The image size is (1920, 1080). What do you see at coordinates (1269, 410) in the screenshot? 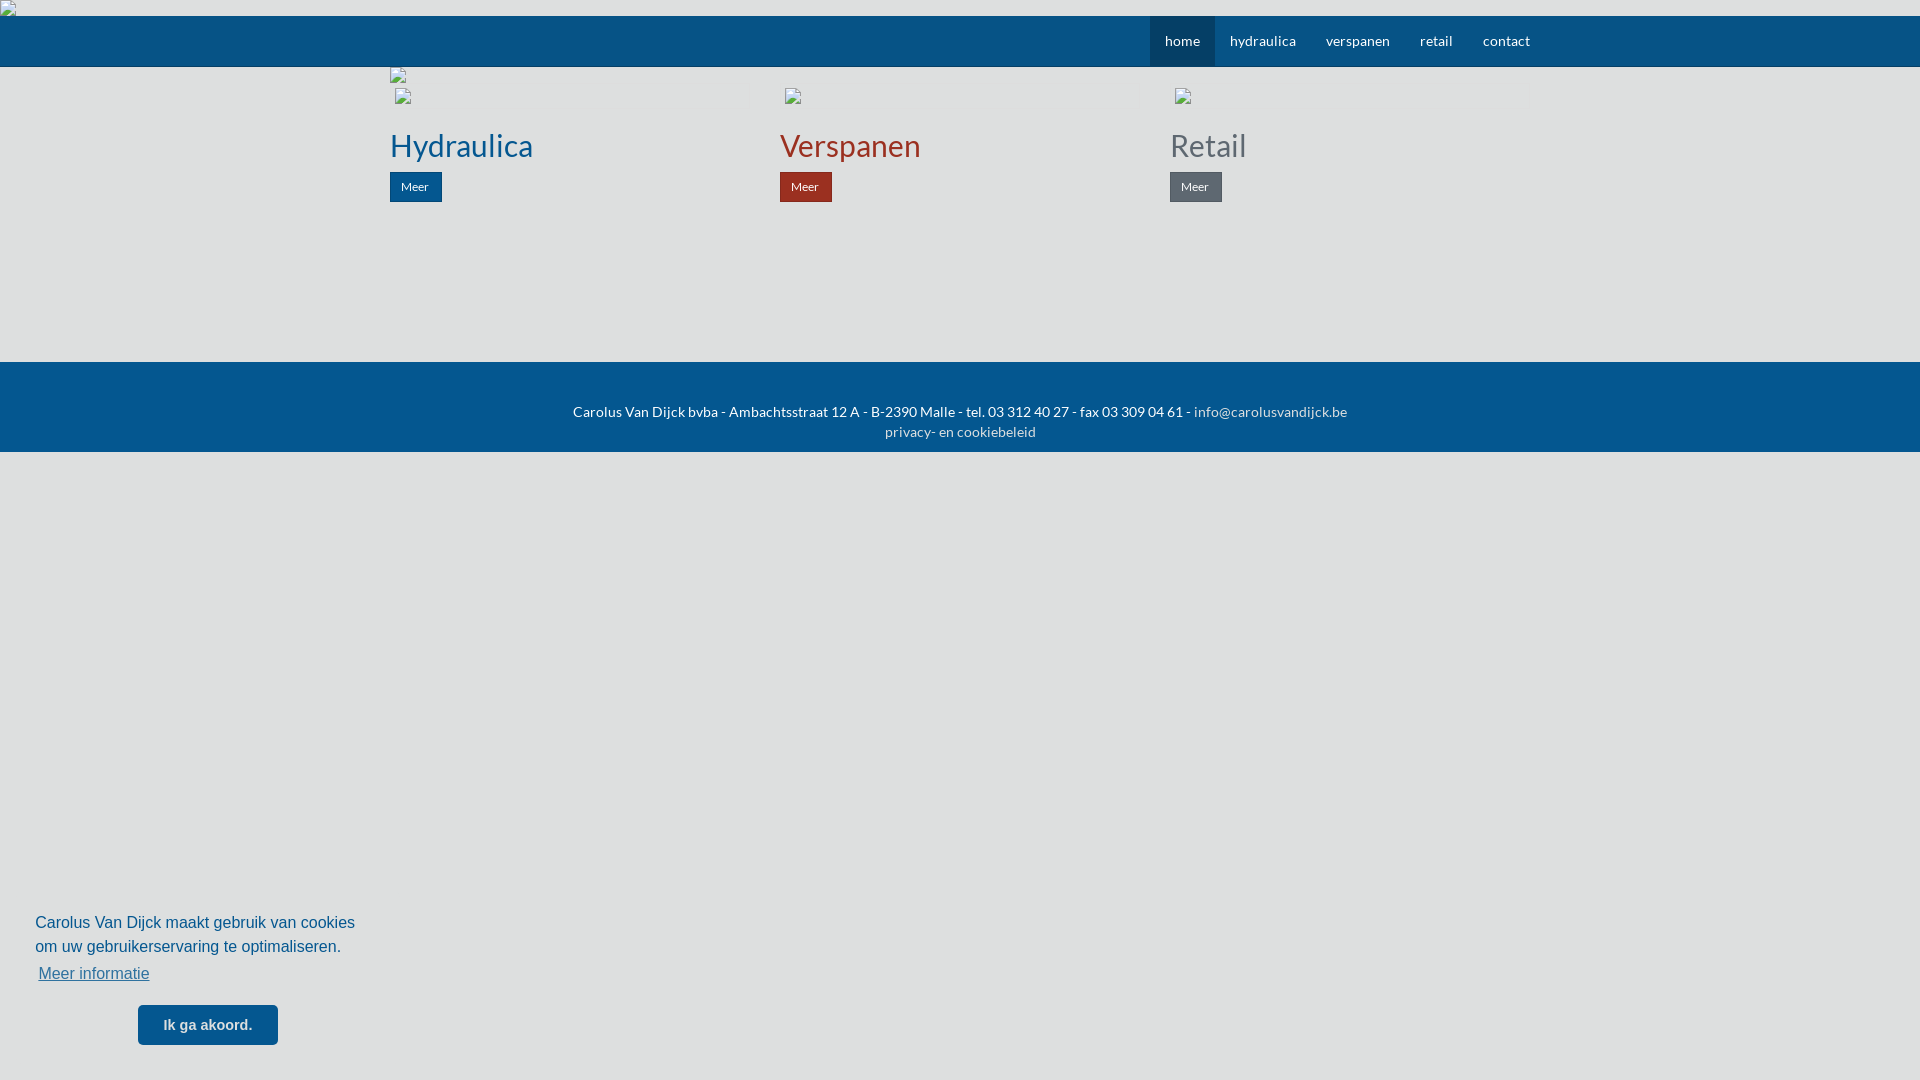
I see `'info@carolusvandijck.be'` at bounding box center [1269, 410].